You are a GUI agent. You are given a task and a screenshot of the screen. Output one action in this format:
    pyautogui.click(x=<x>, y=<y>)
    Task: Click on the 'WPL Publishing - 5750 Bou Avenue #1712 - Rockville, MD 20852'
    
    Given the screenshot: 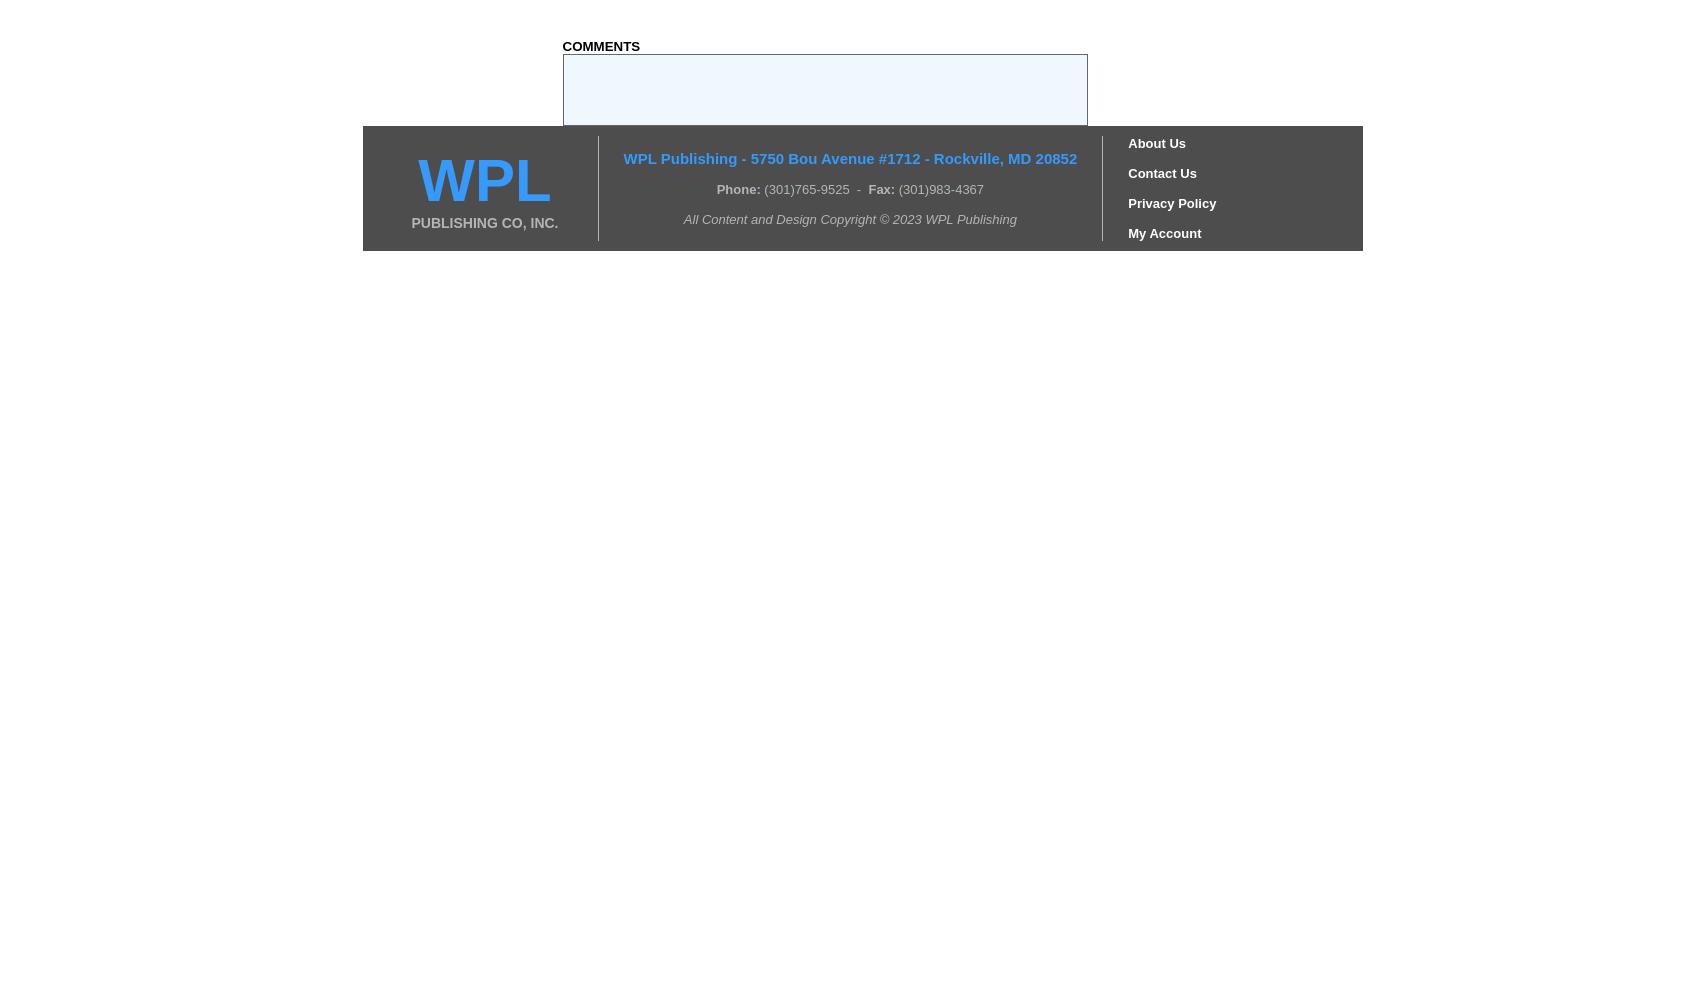 What is the action you would take?
    pyautogui.click(x=849, y=157)
    